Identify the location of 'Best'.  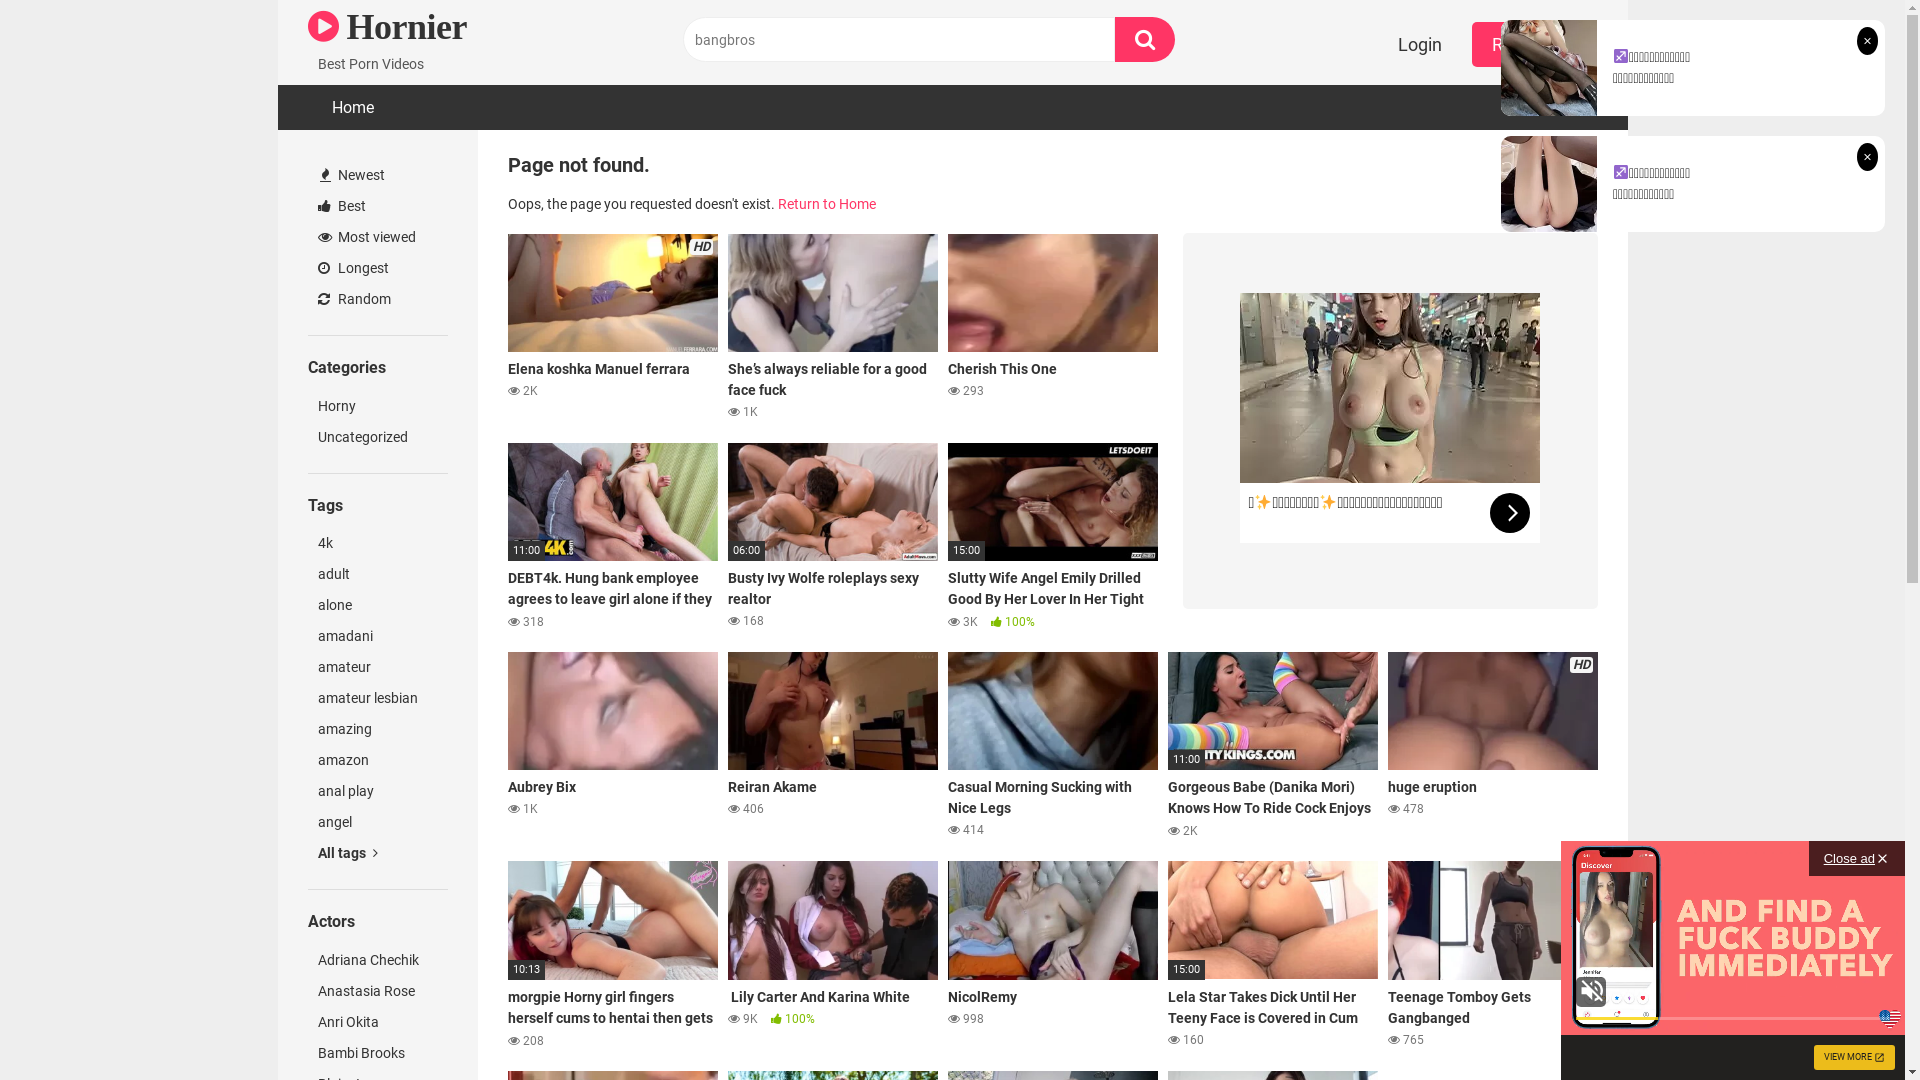
(378, 206).